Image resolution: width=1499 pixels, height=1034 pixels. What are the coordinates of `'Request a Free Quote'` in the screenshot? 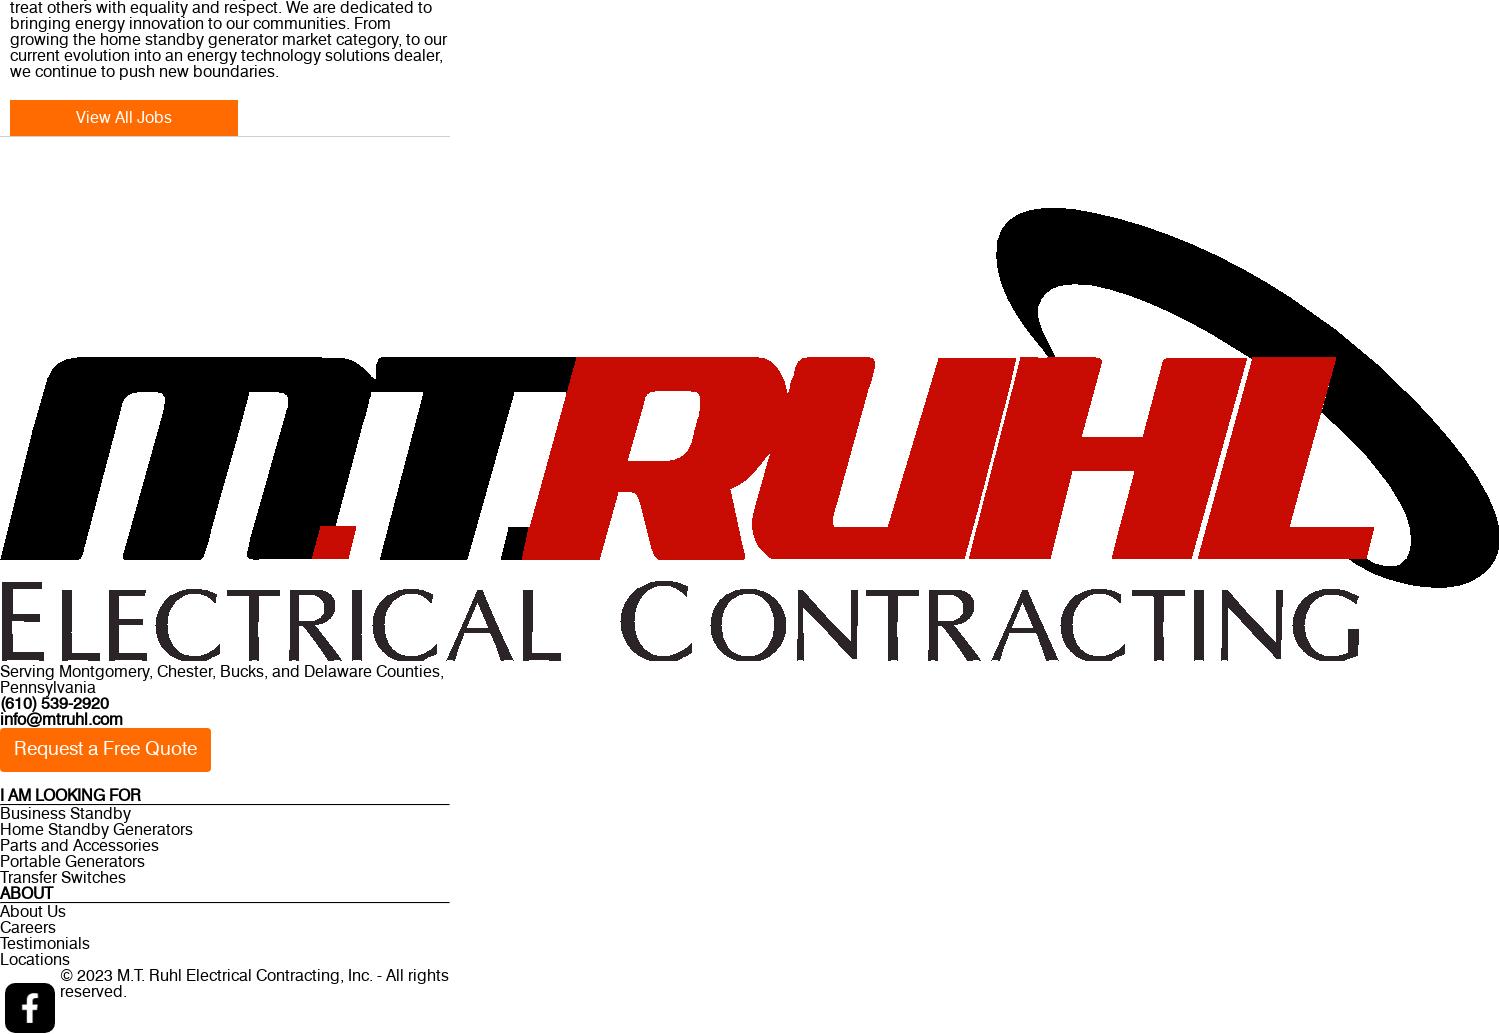 It's located at (104, 748).